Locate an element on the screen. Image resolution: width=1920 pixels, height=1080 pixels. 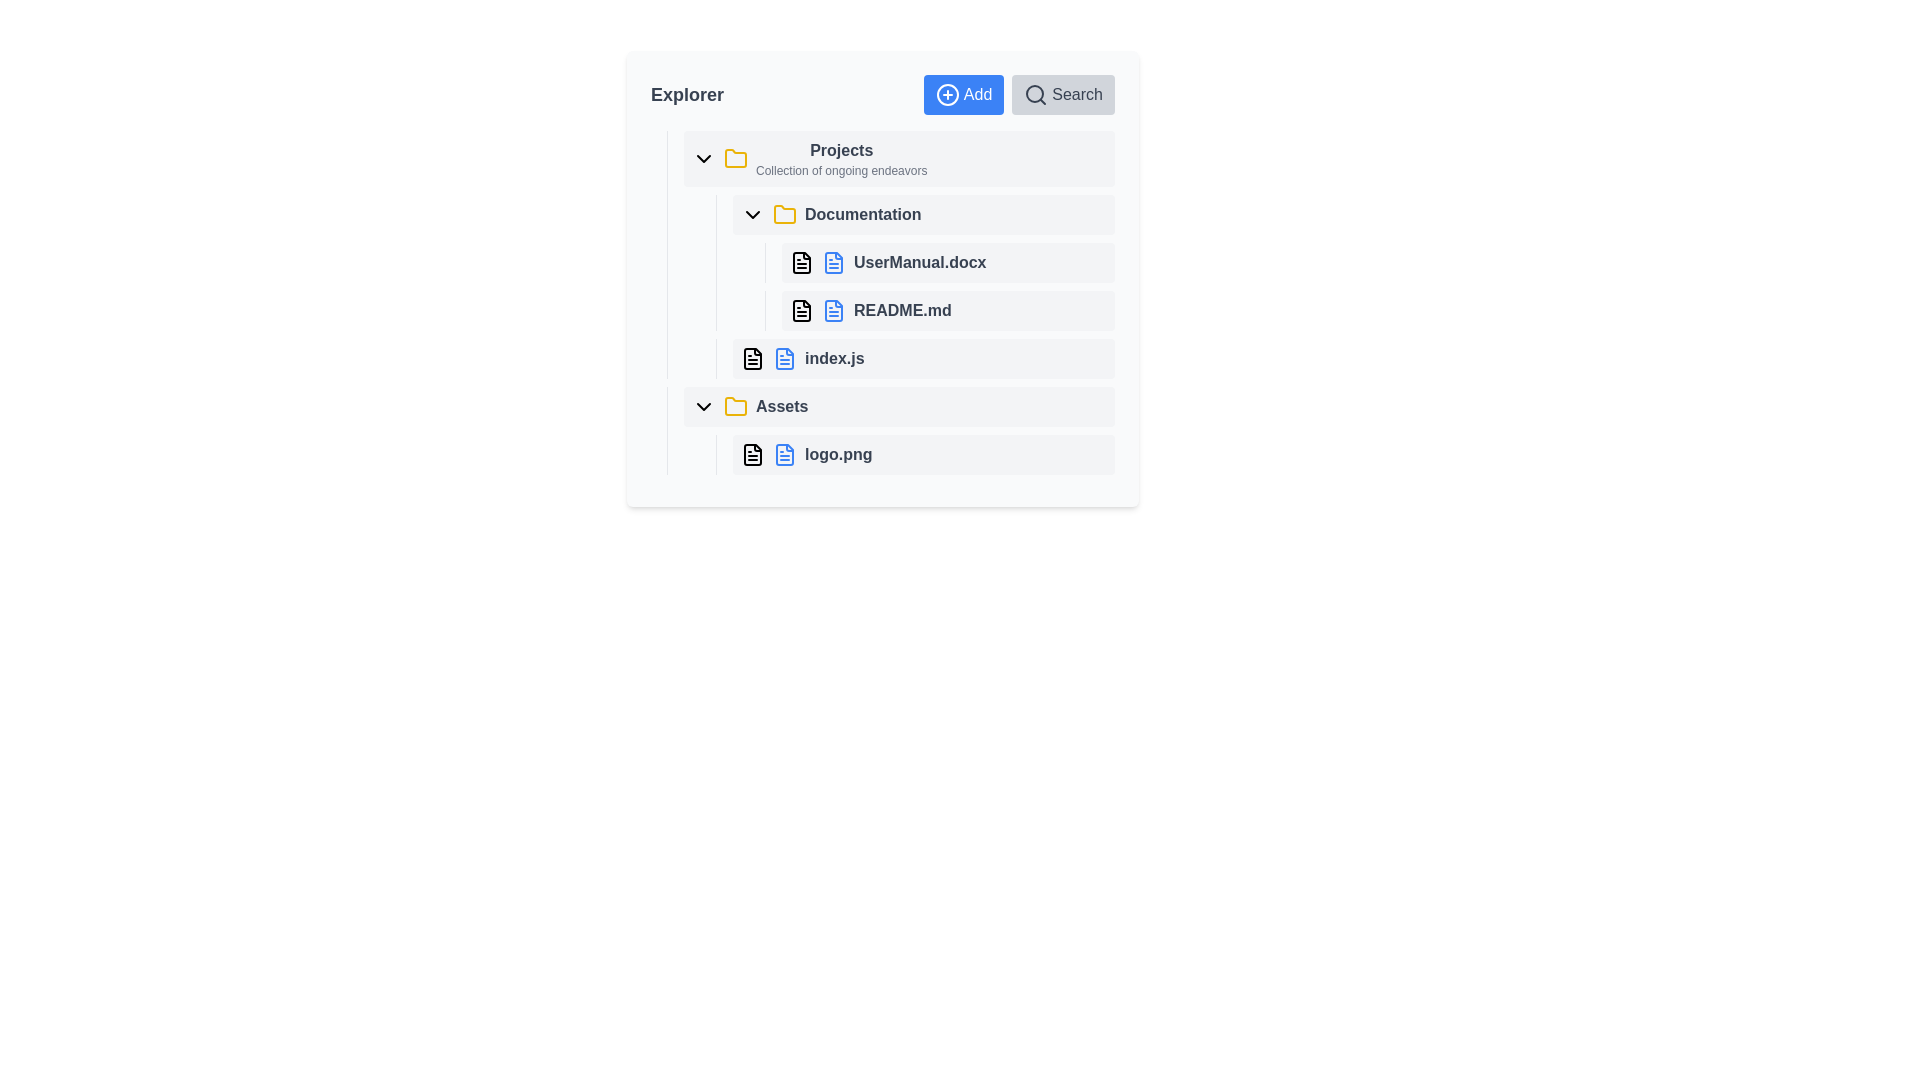
the search button located in the top-right corner of the toolbar to initiate the search function is located at coordinates (1062, 95).